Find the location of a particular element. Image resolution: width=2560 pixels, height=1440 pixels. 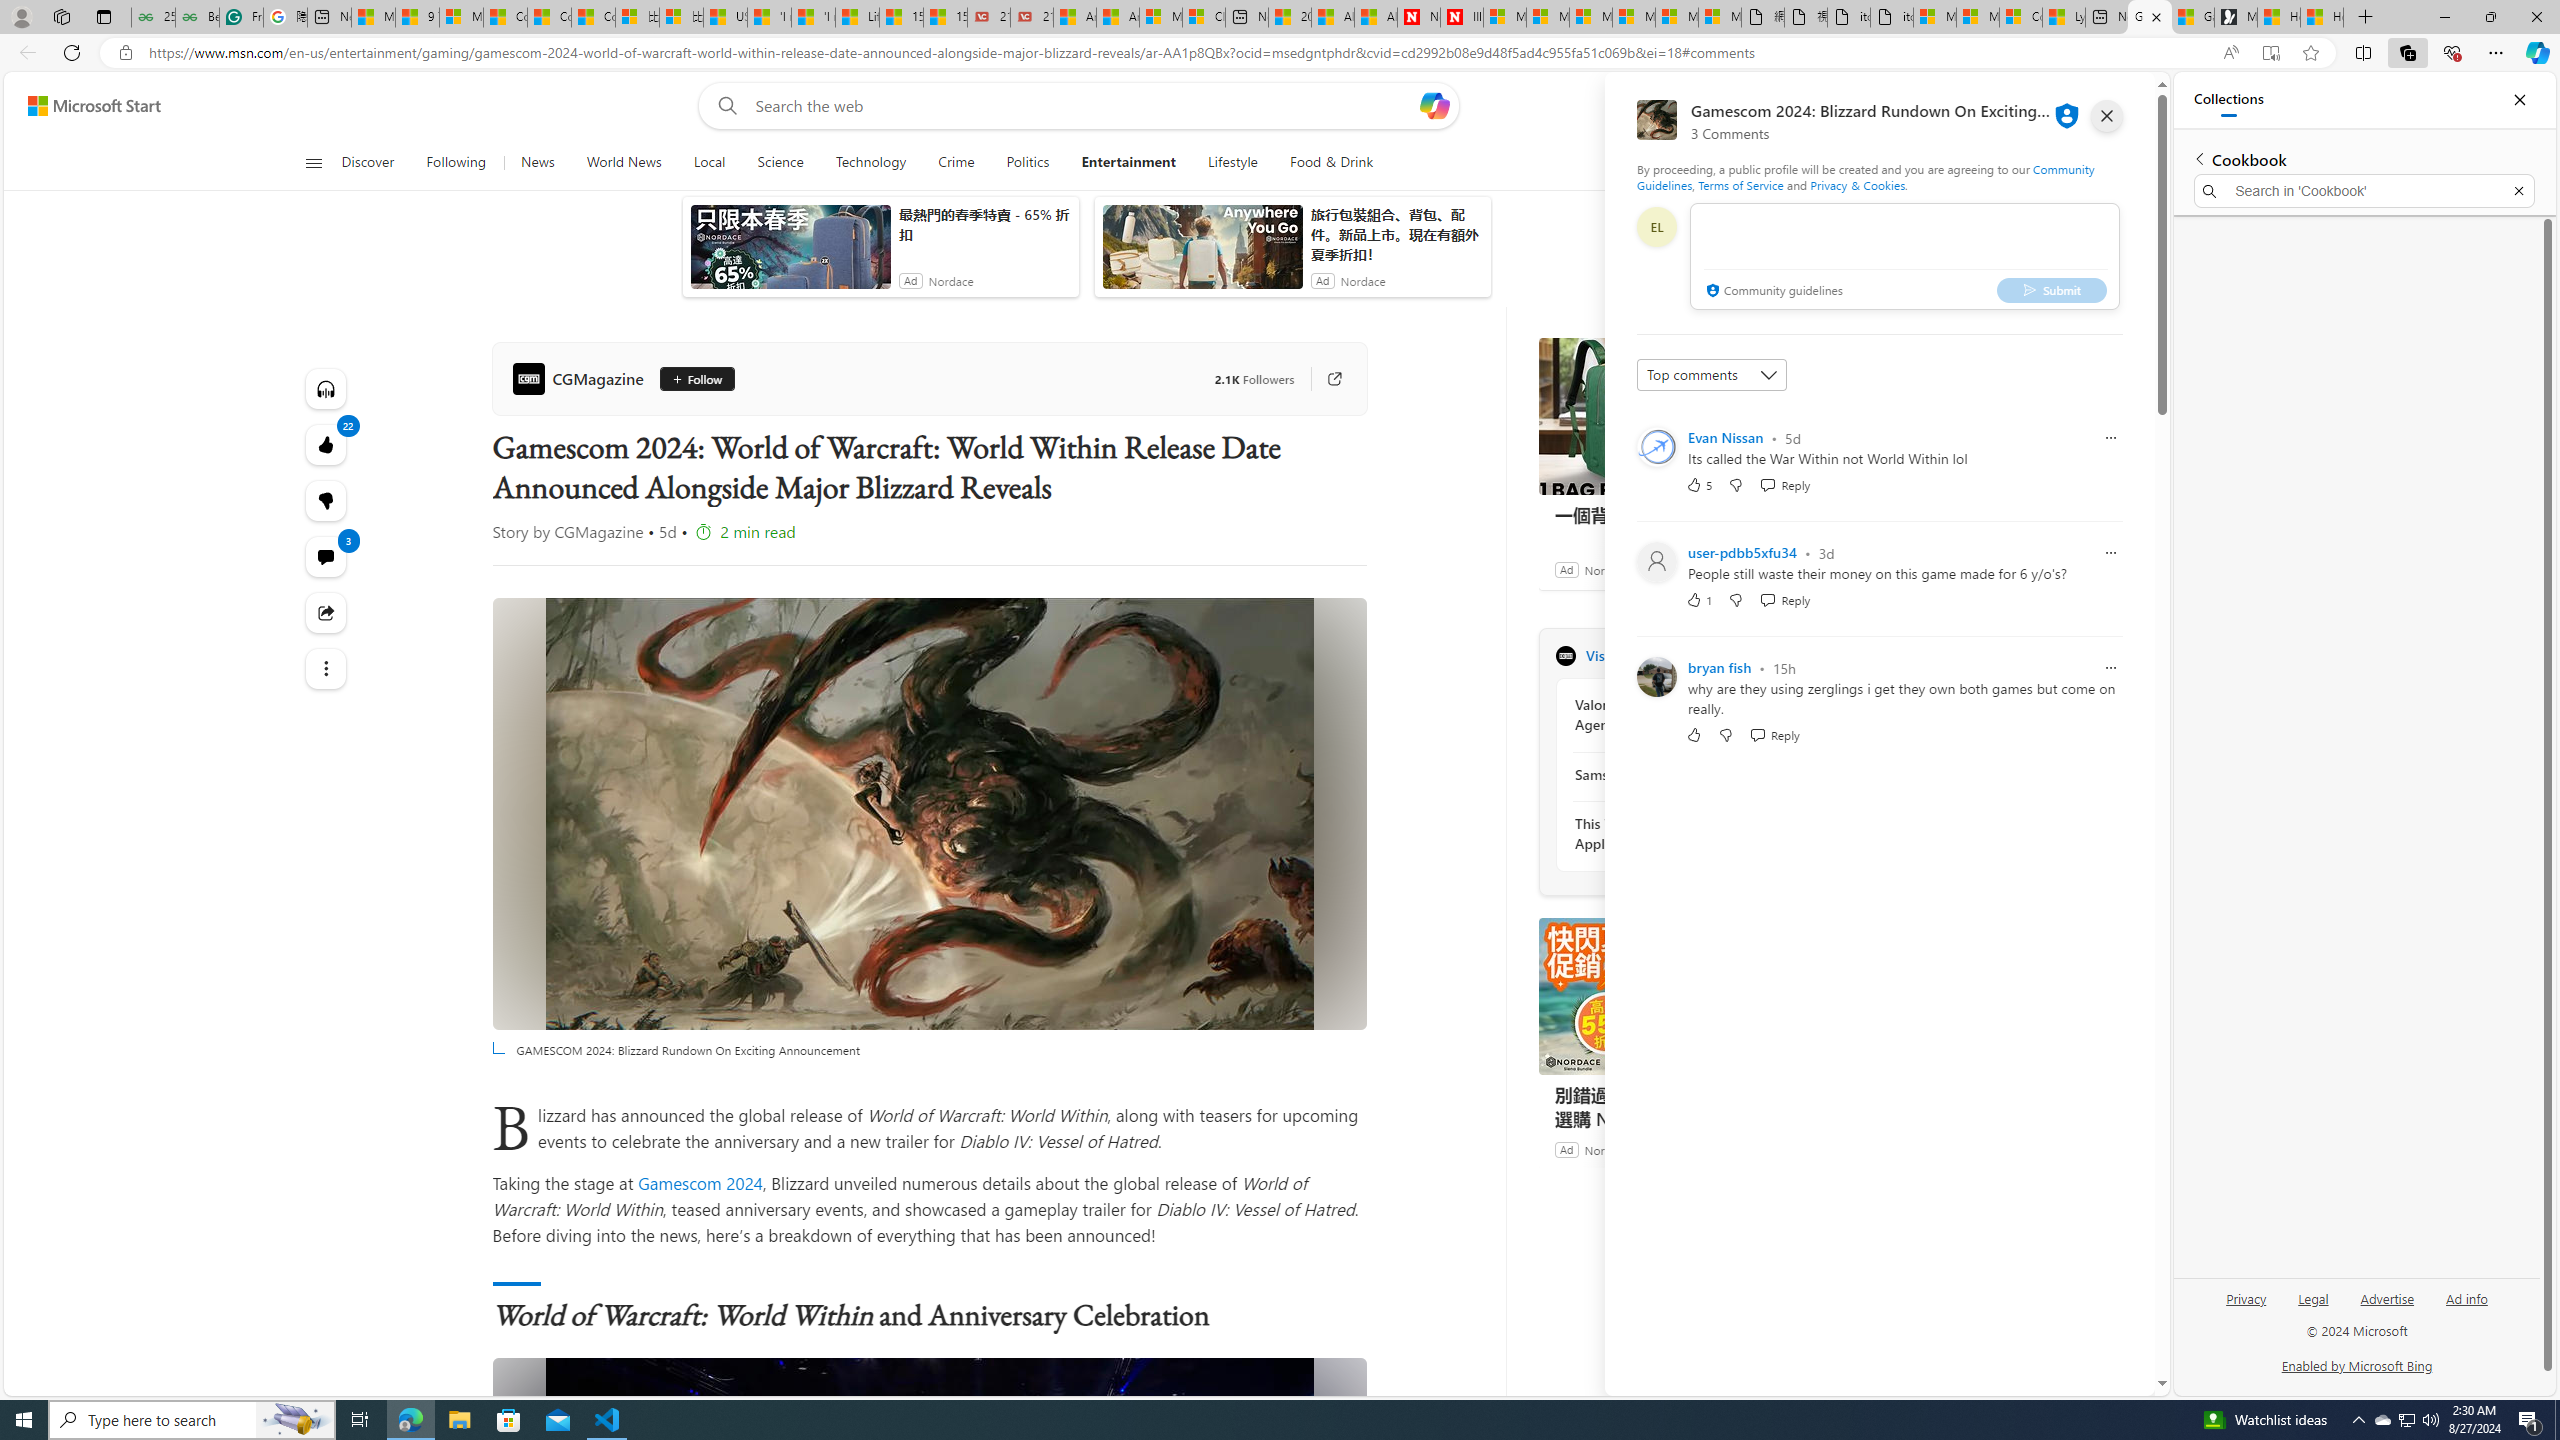

'Local' is located at coordinates (709, 162).